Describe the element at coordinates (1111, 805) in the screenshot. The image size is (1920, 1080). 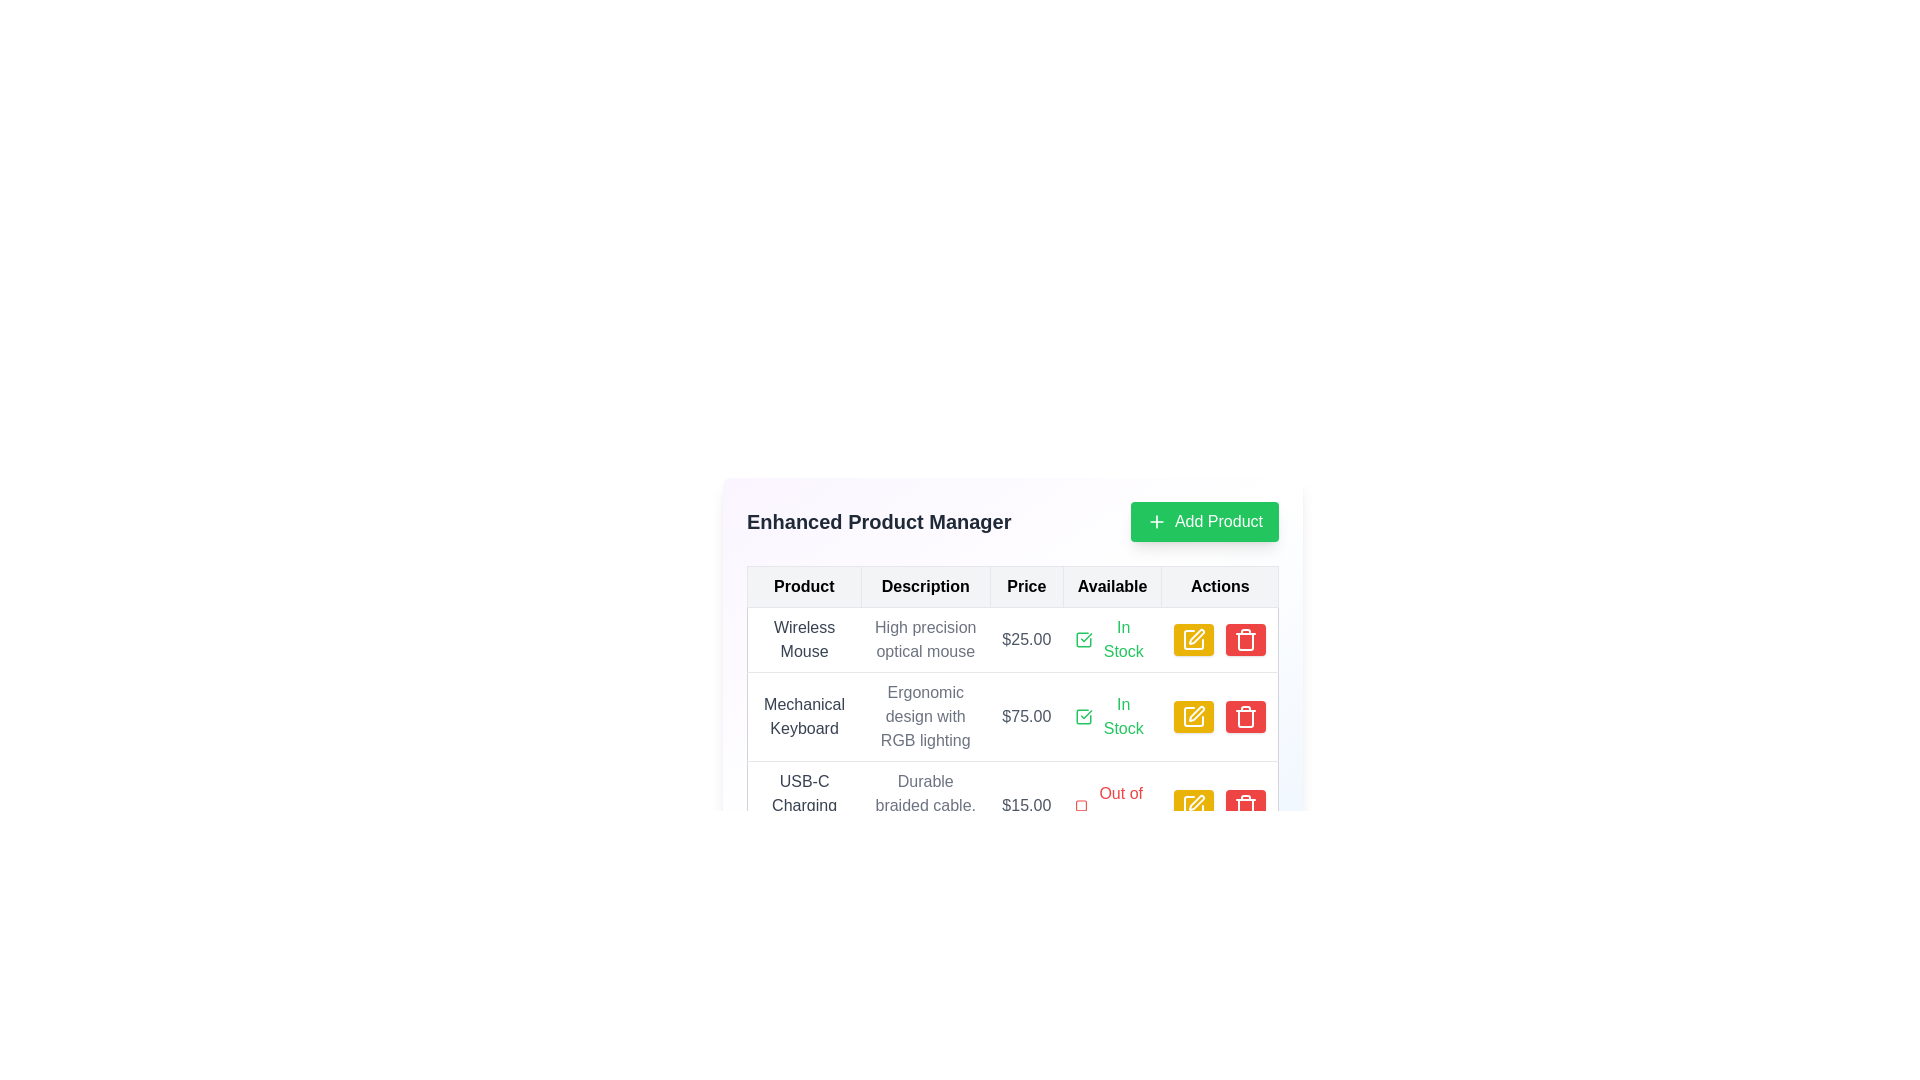
I see `the 'Unavailable' text label with an associated icon in the 'Available' column of the third row in the product information table` at that location.